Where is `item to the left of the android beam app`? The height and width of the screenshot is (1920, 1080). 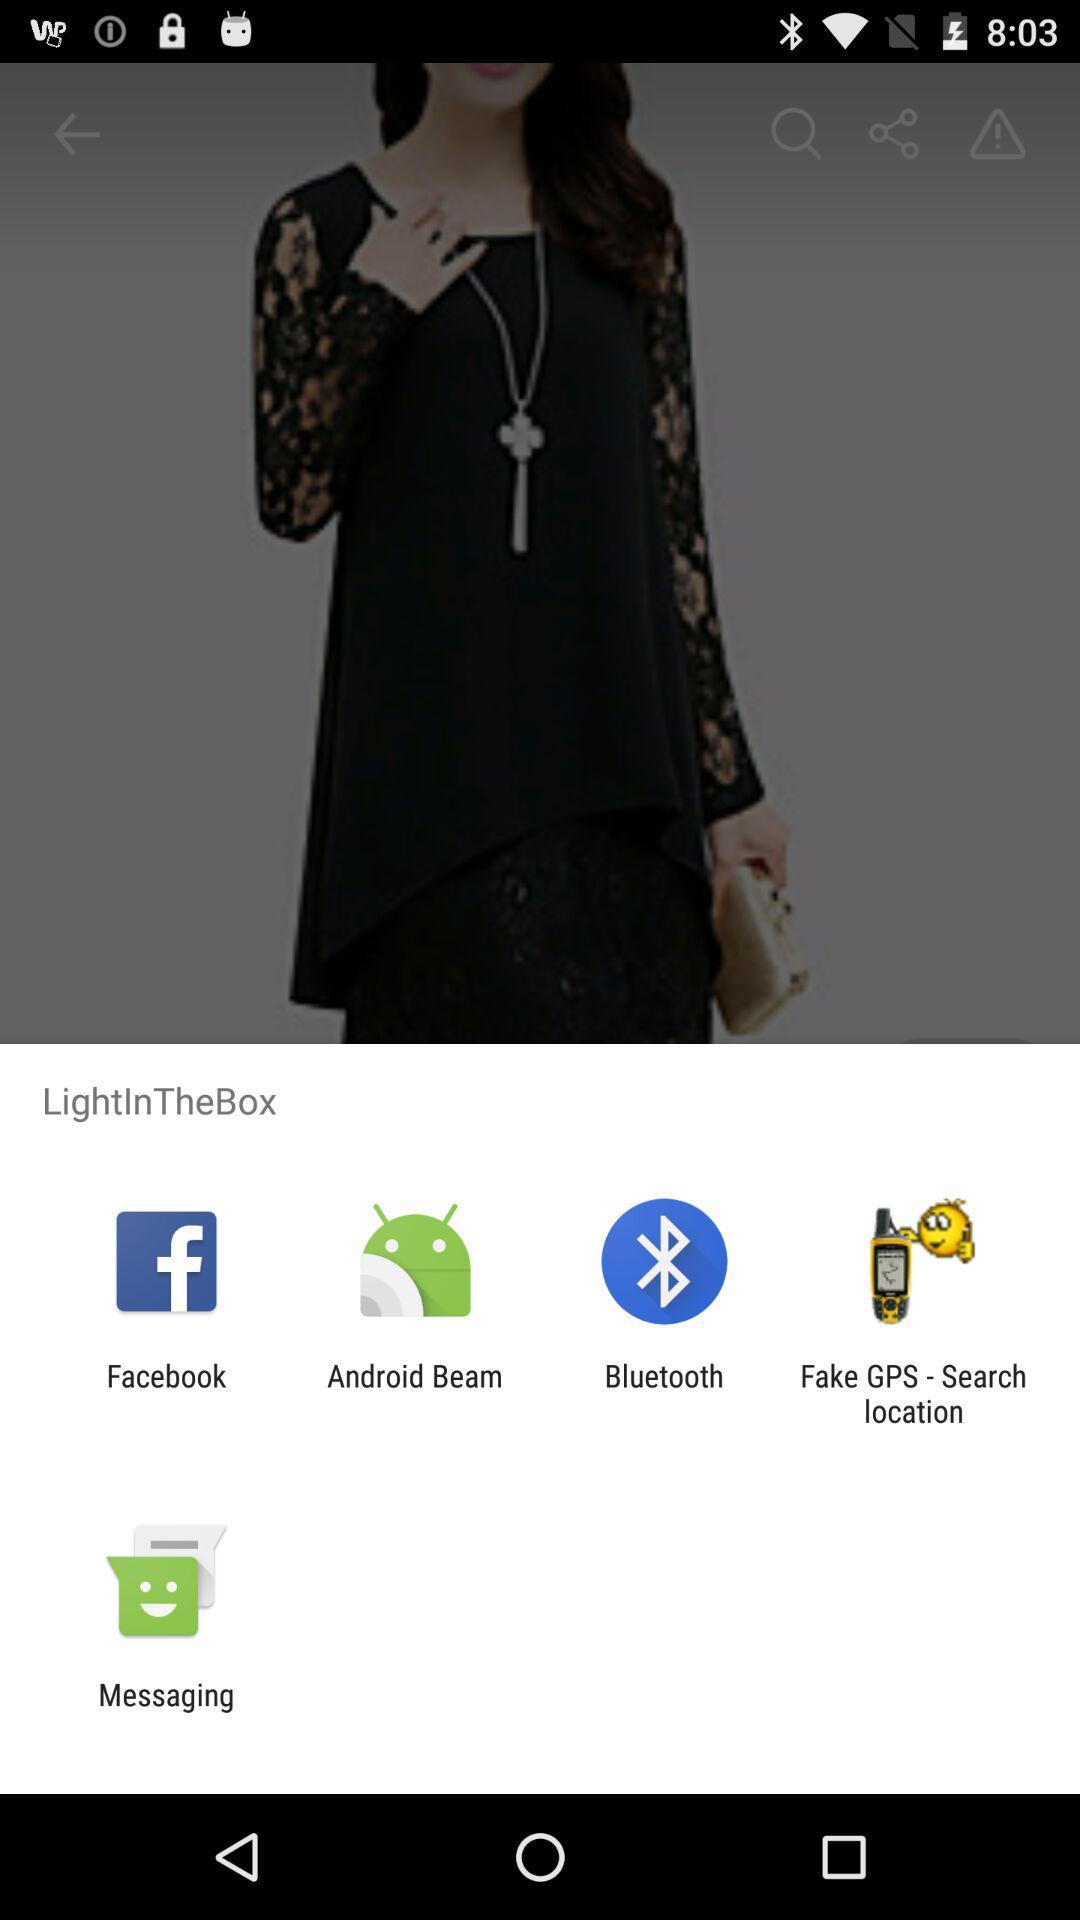 item to the left of the android beam app is located at coordinates (165, 1392).